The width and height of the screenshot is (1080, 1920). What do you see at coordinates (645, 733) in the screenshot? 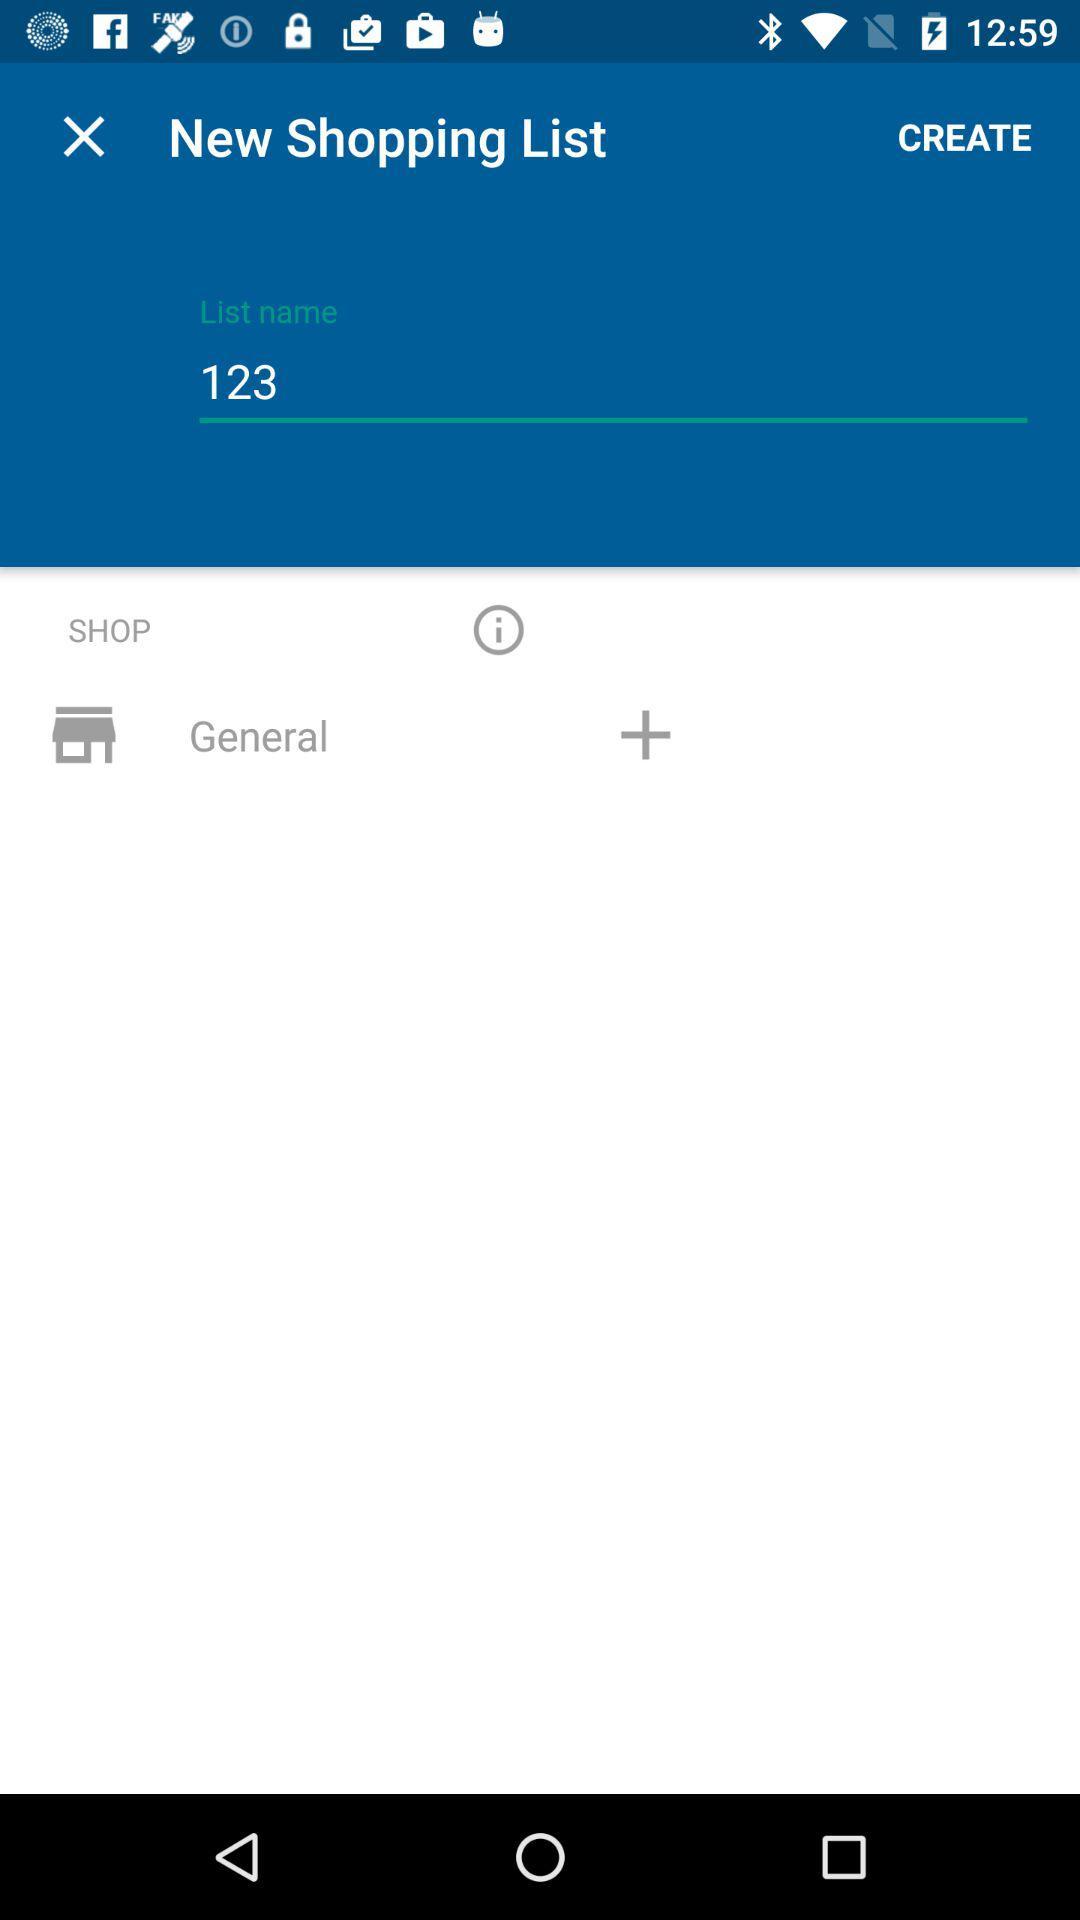
I see `button` at bounding box center [645, 733].